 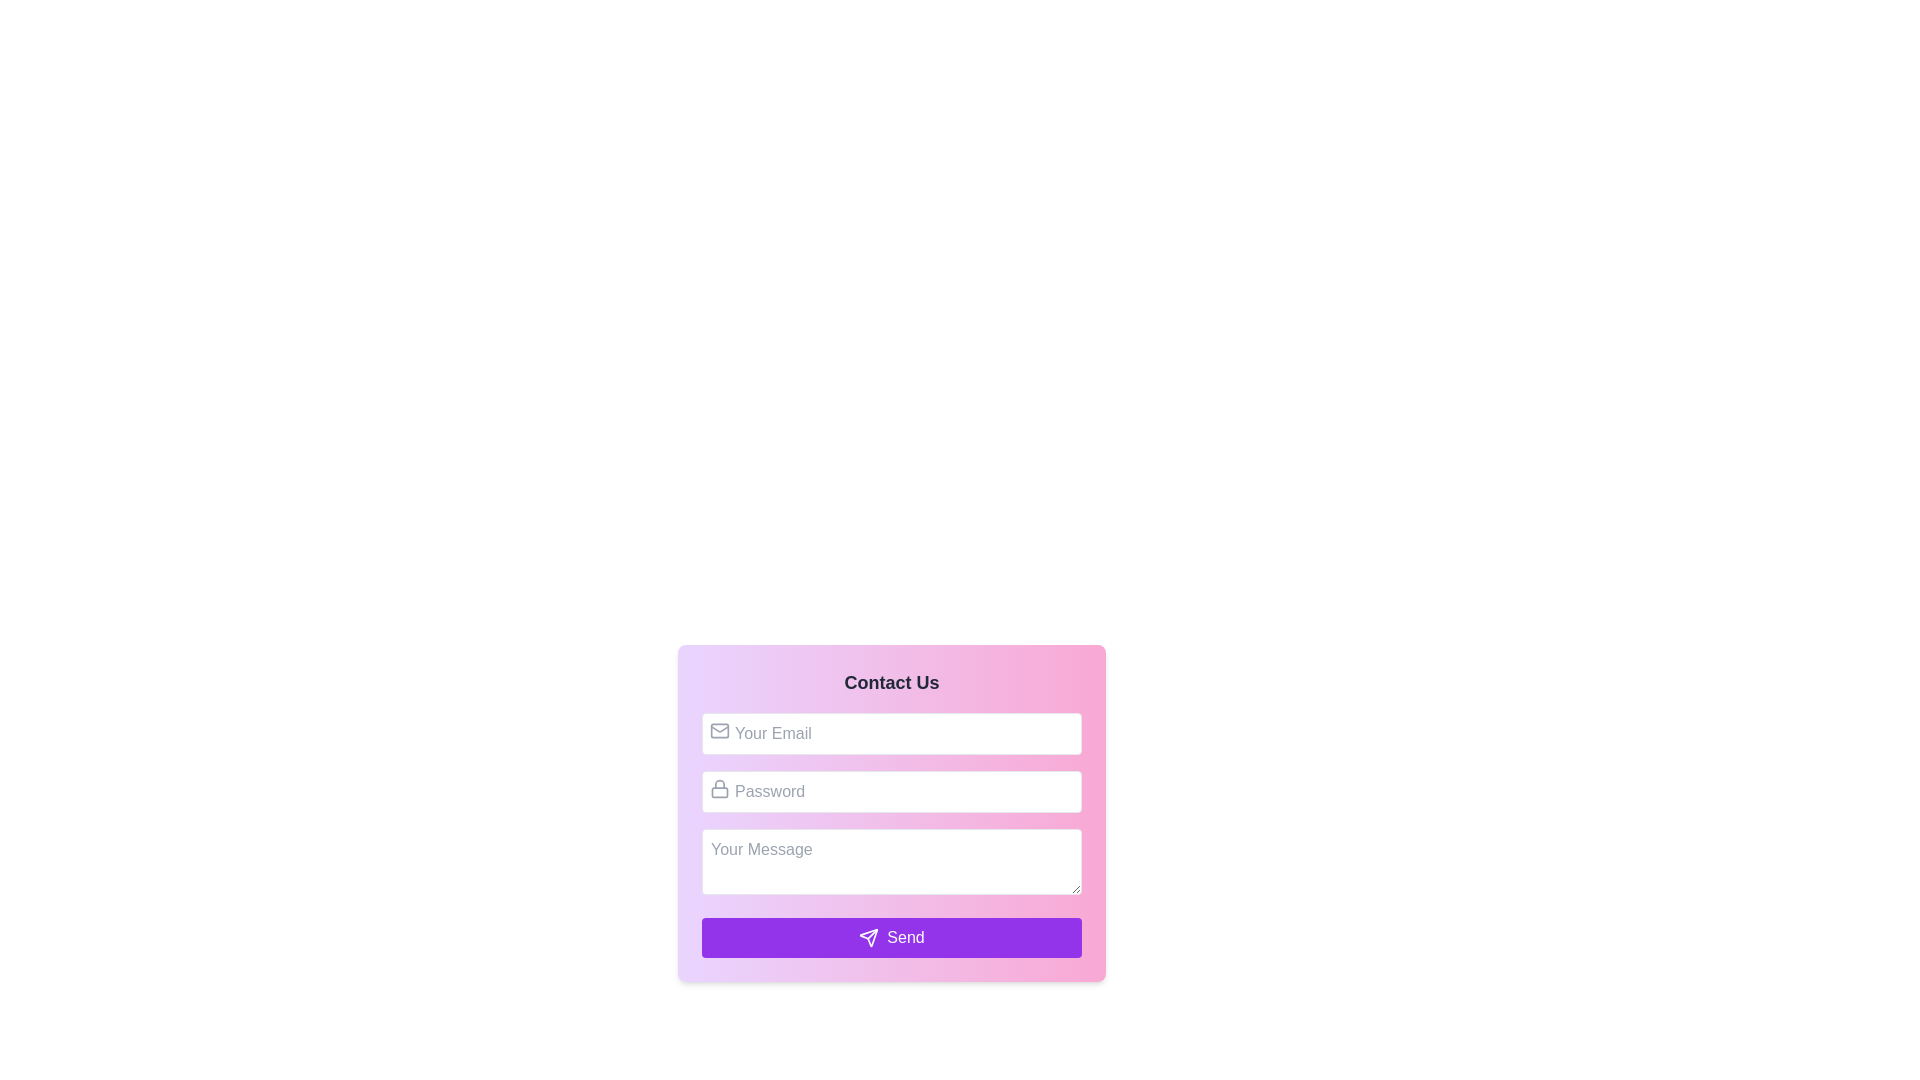 I want to click on the 'Send' button which contains a white arrow icon on a purple background, located at the bottom of the contact form interface, so click(x=869, y=937).